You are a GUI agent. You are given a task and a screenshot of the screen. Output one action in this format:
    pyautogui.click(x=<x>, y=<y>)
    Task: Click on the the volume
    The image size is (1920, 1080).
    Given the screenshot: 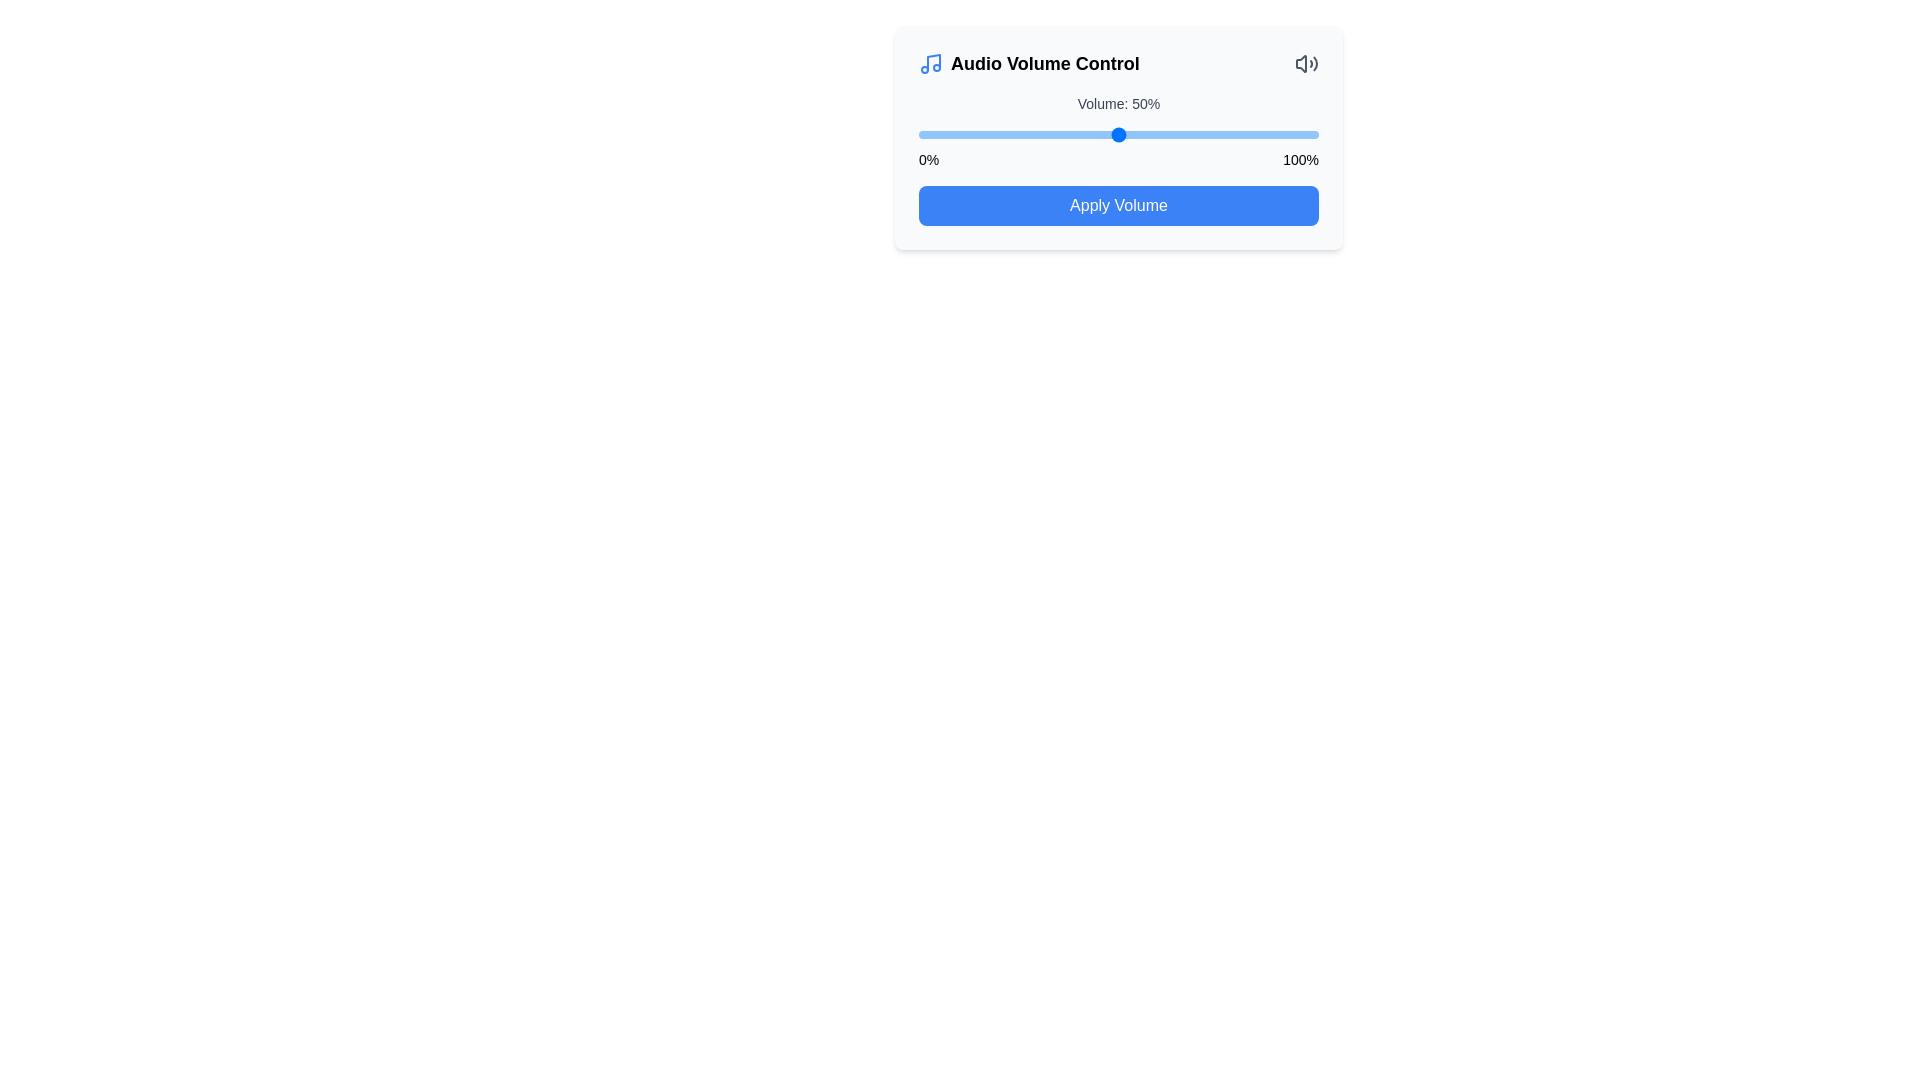 What is the action you would take?
    pyautogui.click(x=1237, y=135)
    